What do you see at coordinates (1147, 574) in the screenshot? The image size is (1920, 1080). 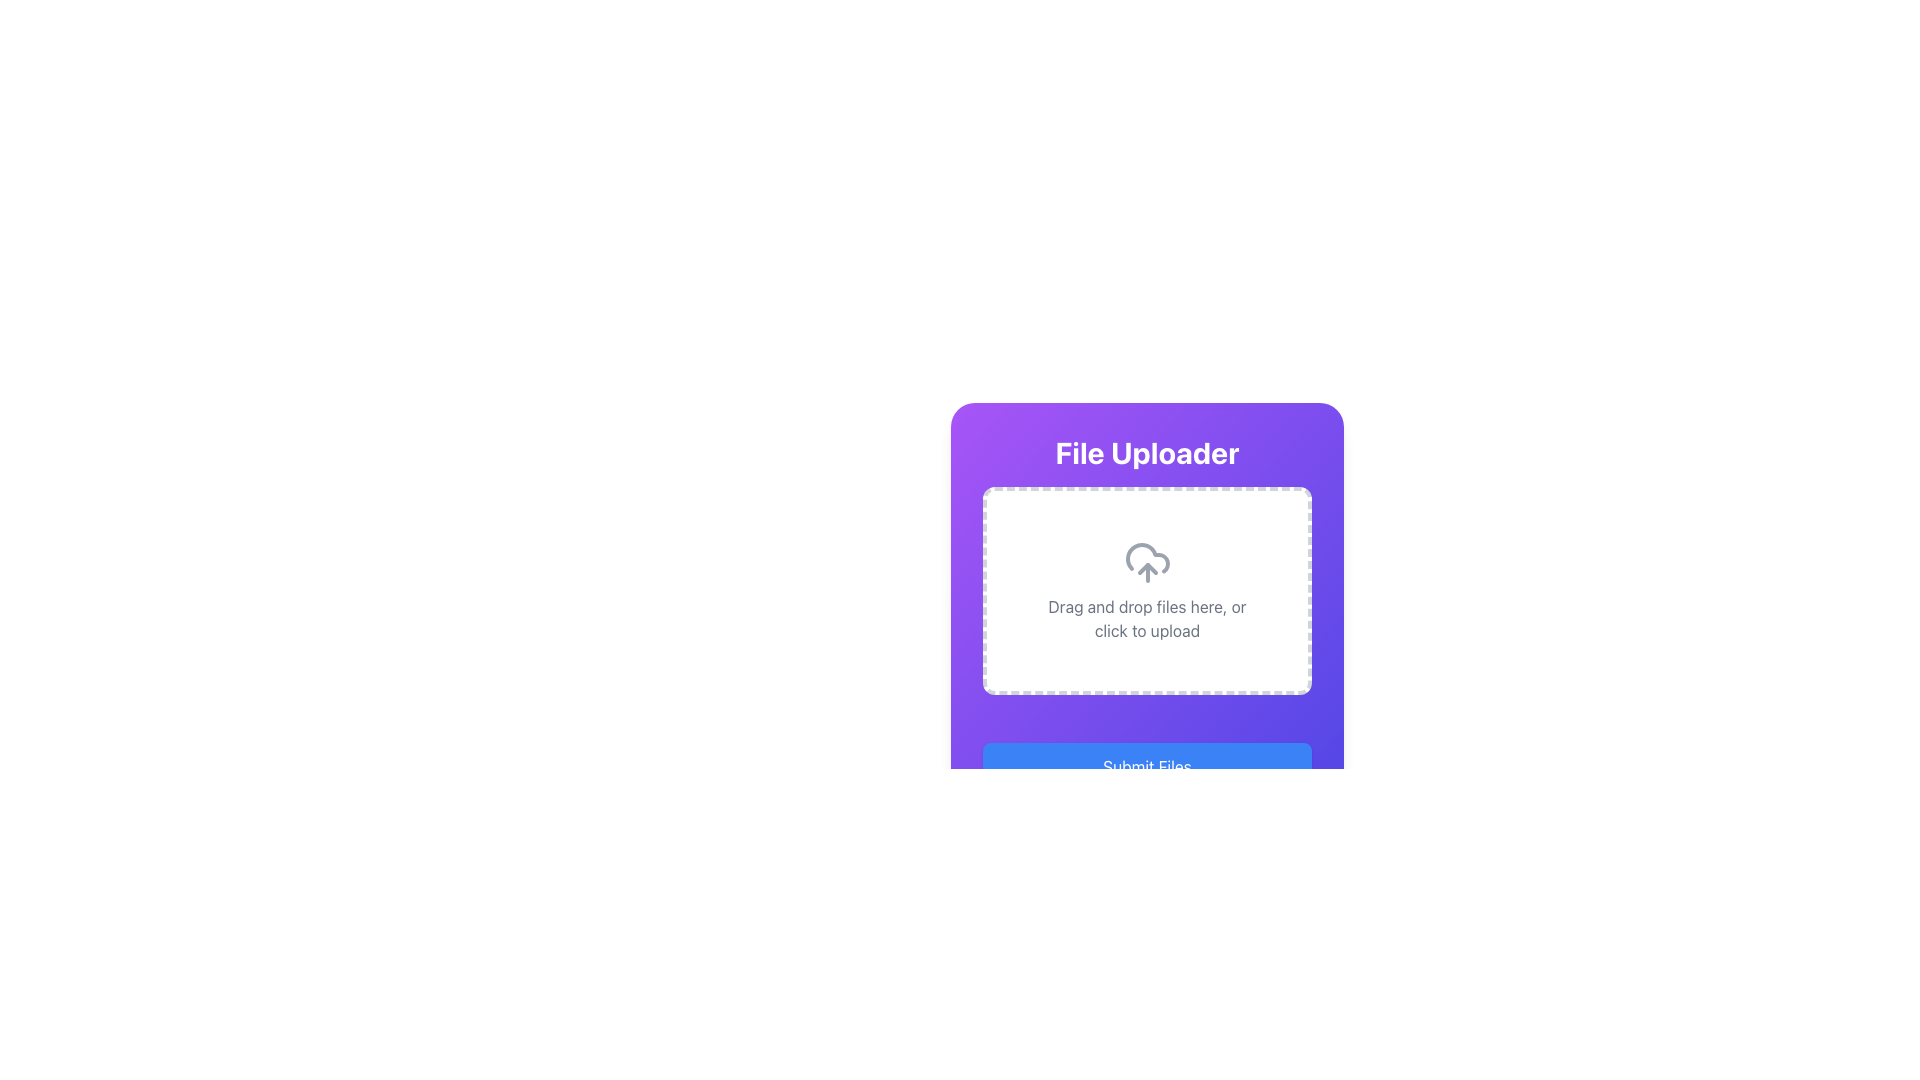 I see `a file into the central dashed area of the modal window for file upload` at bounding box center [1147, 574].